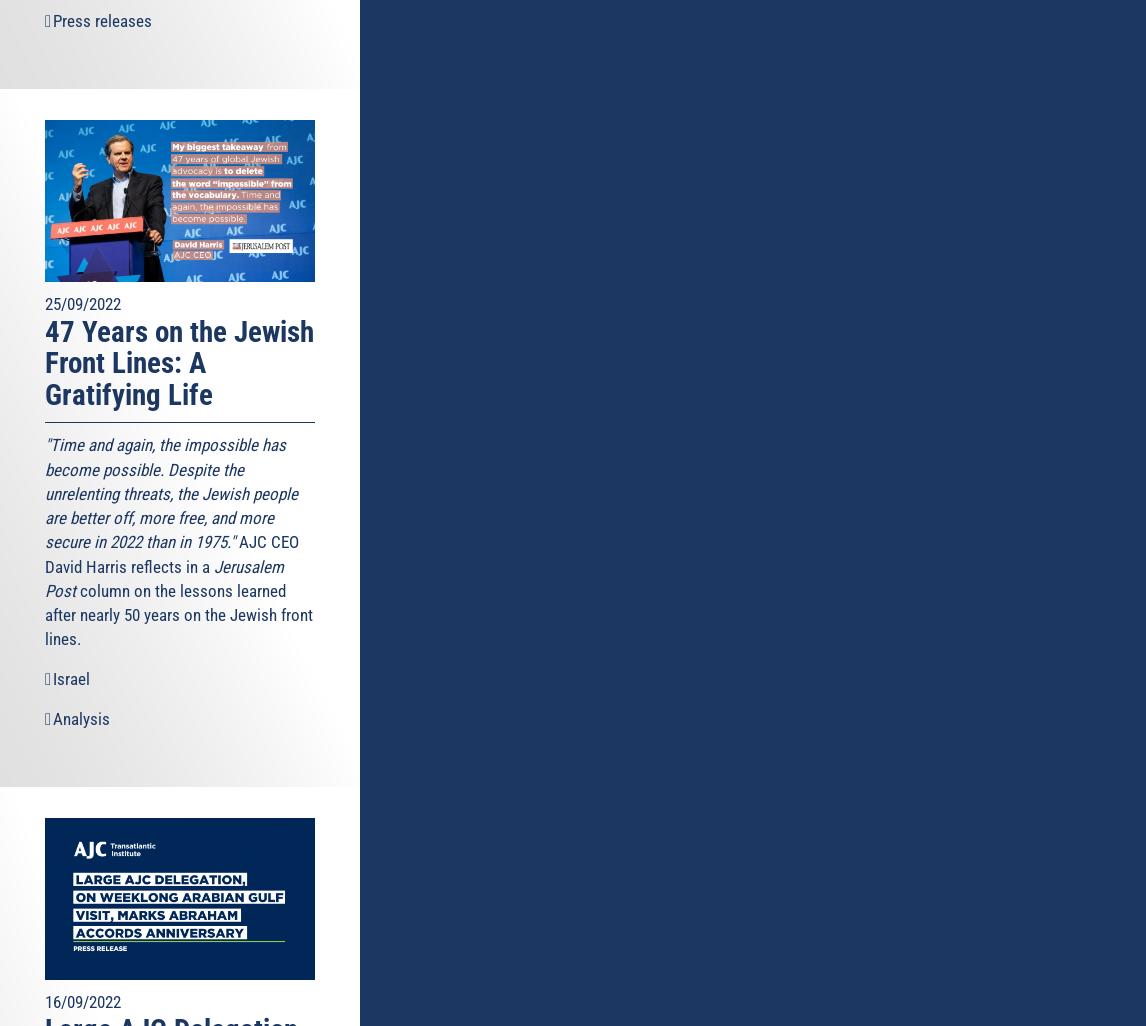  Describe the element at coordinates (172, 554) in the screenshot. I see `'AJC CEO David Harris reflects in a'` at that location.